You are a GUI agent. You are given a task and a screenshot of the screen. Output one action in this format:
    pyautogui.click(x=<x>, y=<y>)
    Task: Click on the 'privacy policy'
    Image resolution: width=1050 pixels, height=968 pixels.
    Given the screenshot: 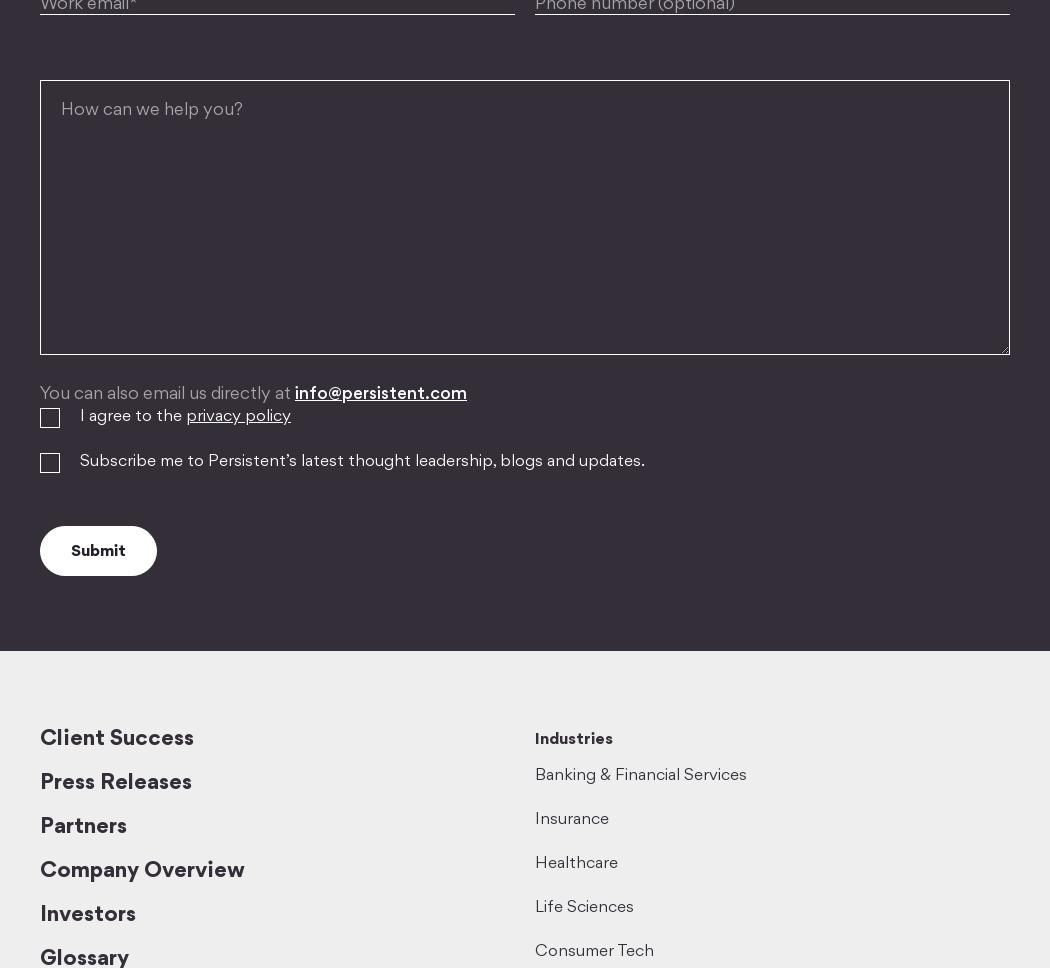 What is the action you would take?
    pyautogui.click(x=238, y=417)
    